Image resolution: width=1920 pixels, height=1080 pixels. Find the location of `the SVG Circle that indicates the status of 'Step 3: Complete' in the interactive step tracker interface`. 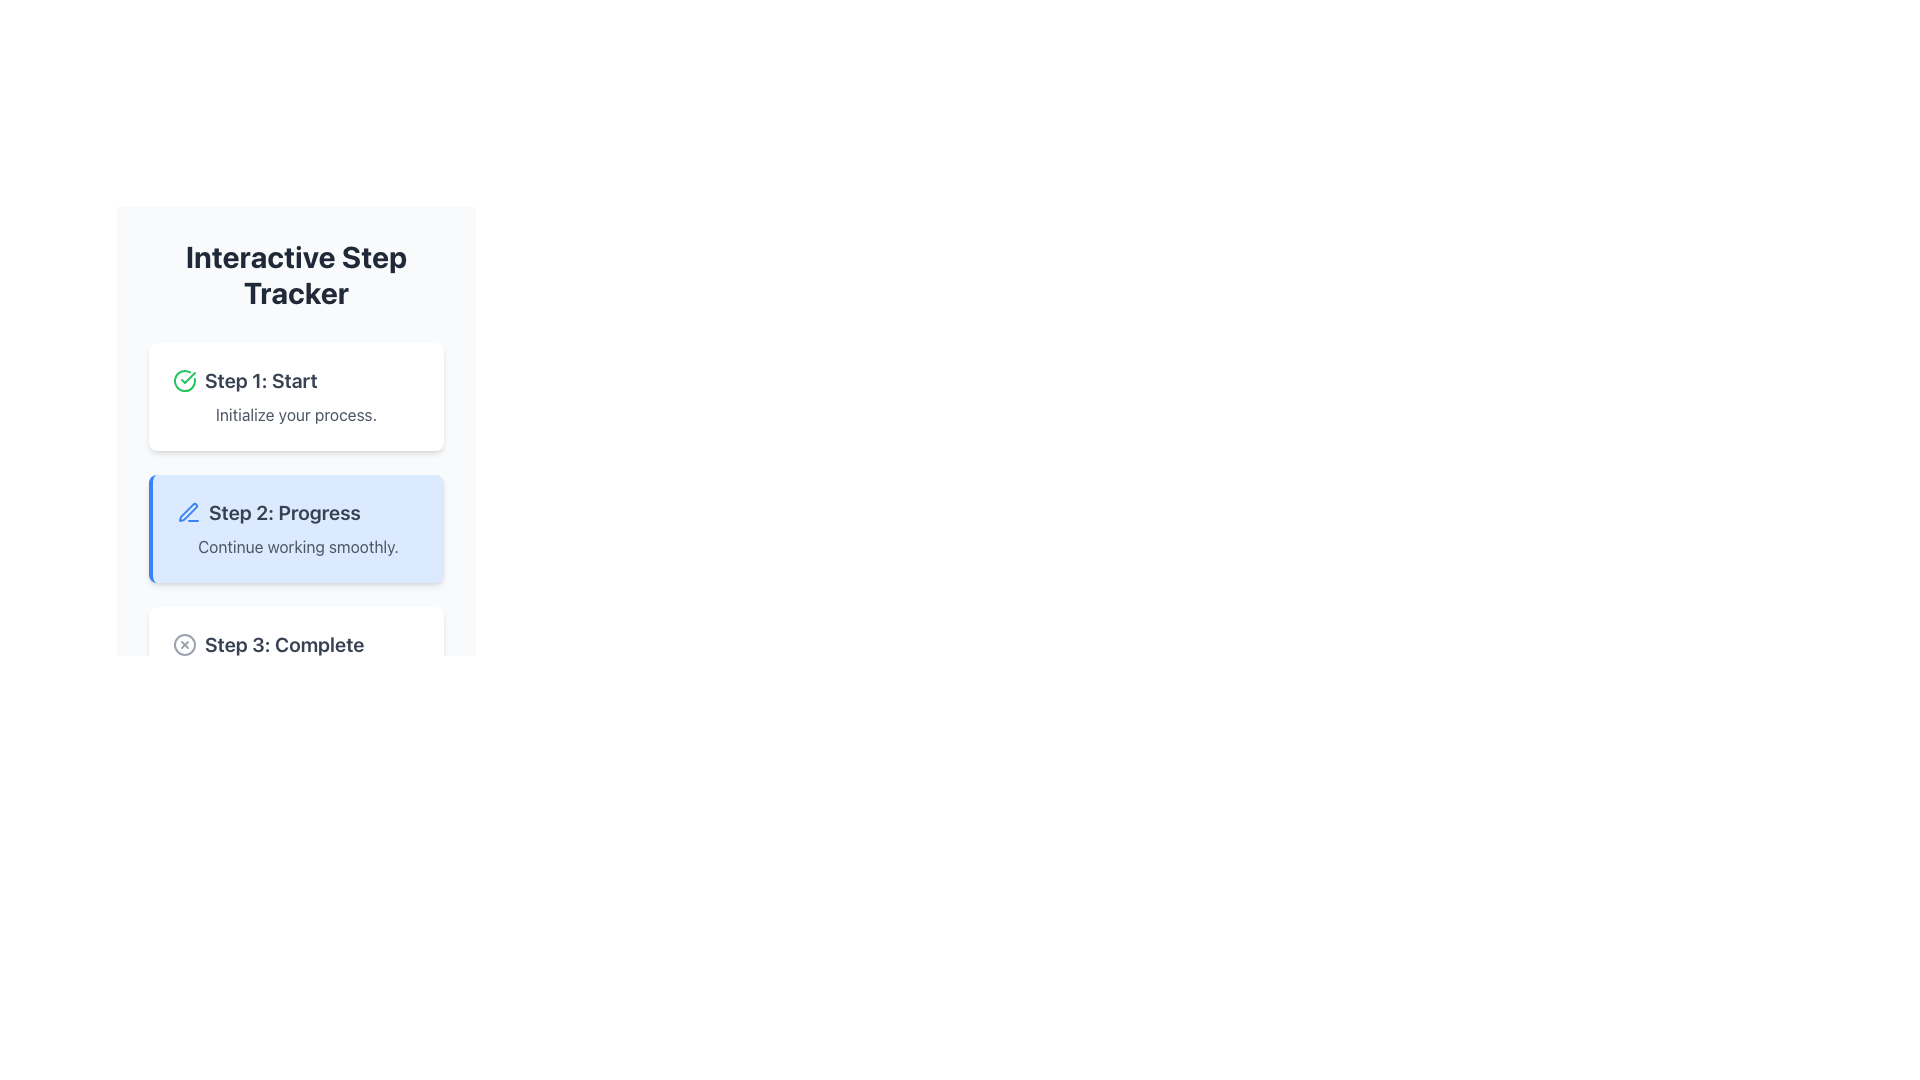

the SVG Circle that indicates the status of 'Step 3: Complete' in the interactive step tracker interface is located at coordinates (185, 644).